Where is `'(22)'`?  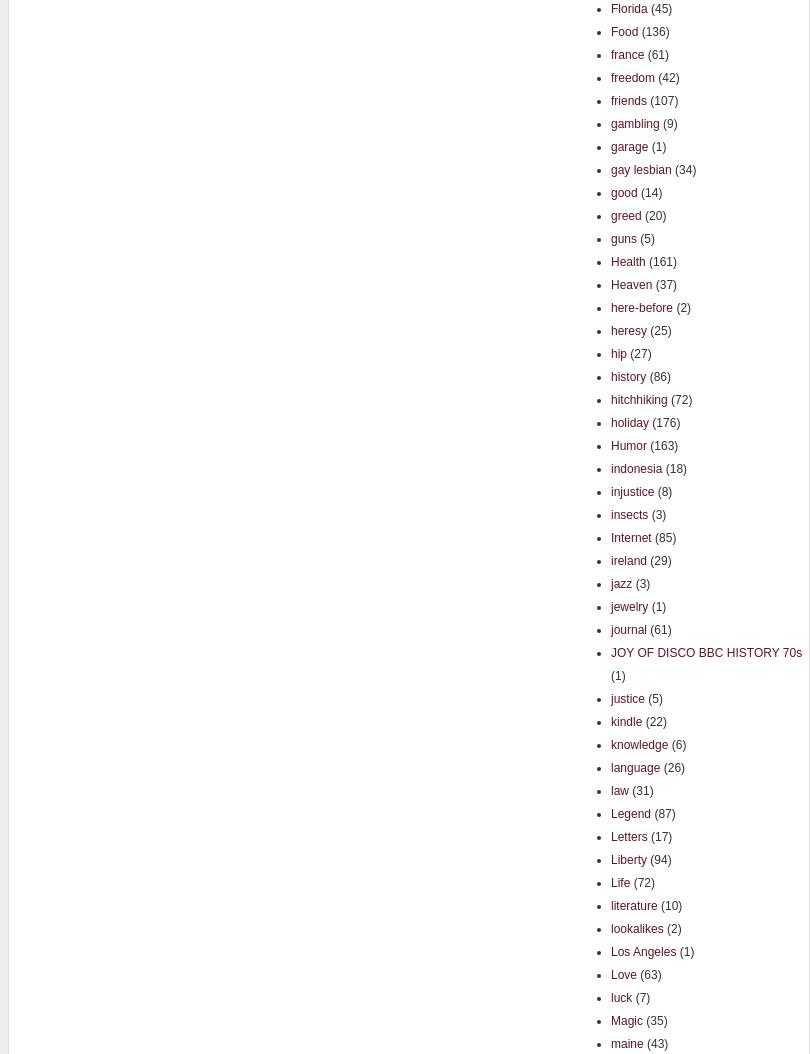 '(22)' is located at coordinates (653, 720).